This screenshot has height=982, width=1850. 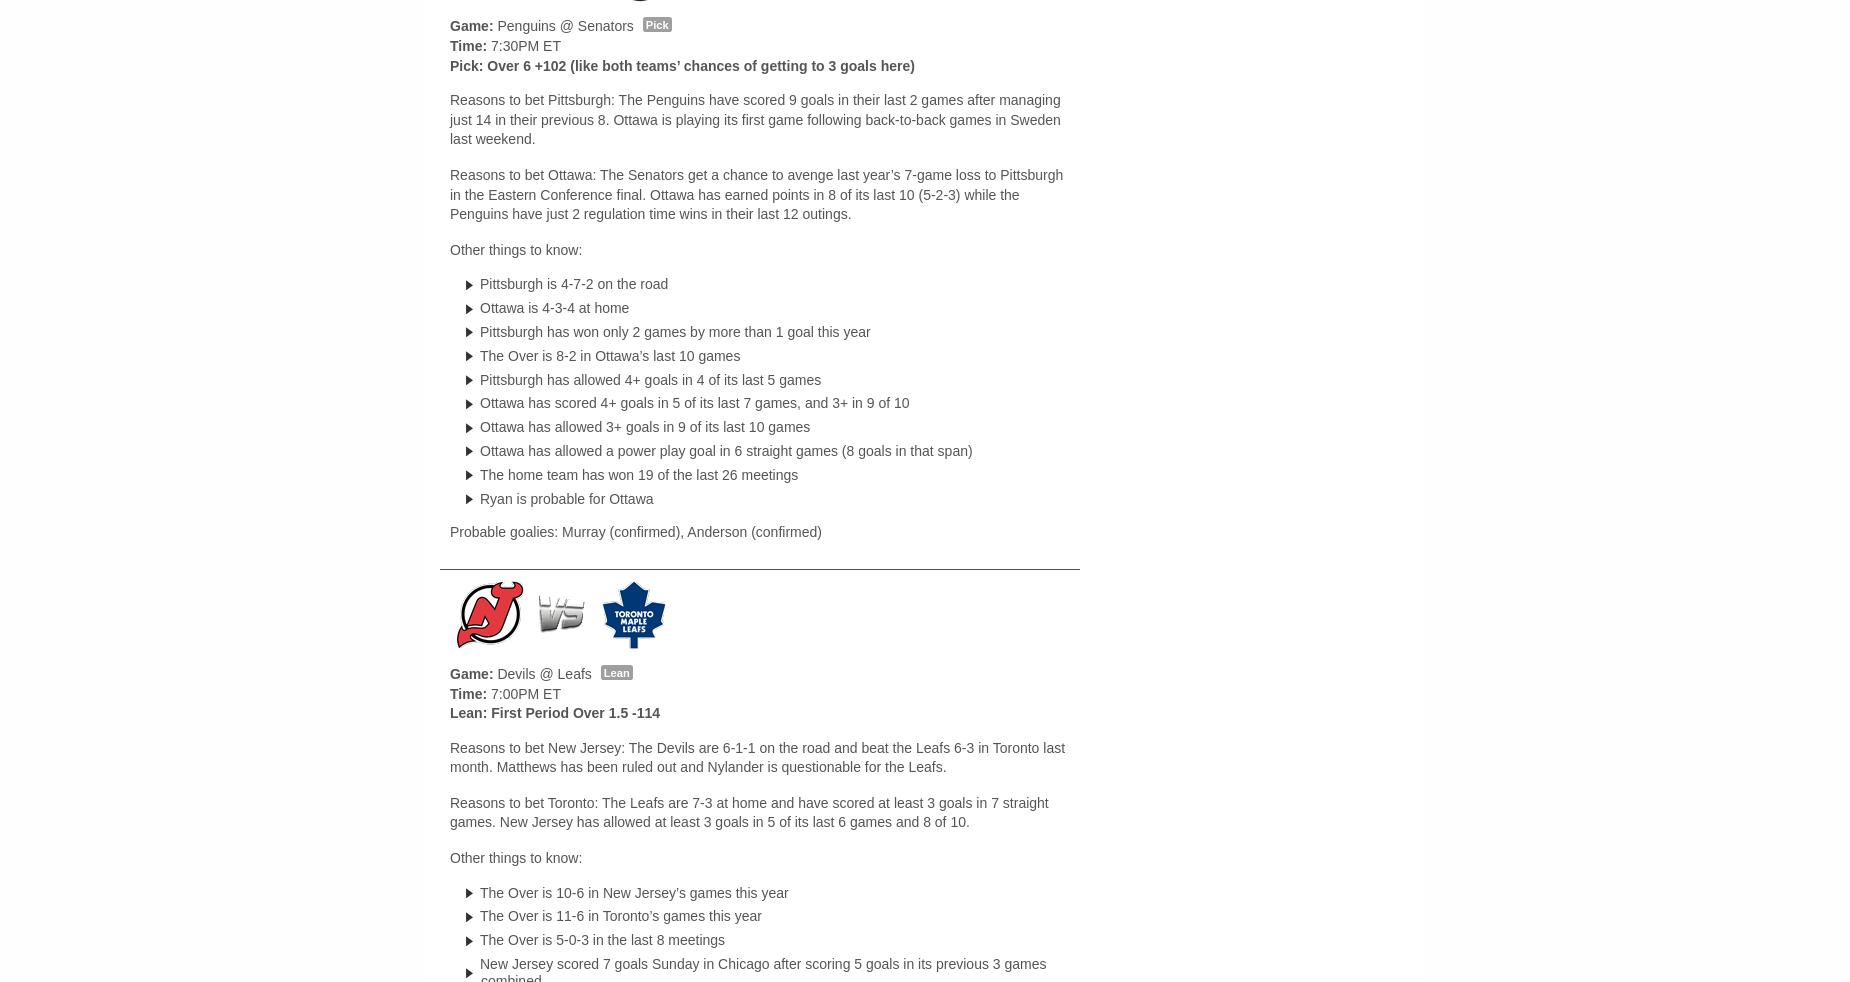 What do you see at coordinates (757, 757) in the screenshot?
I see `'Reasons to bet New Jersey: The Devils are 6-1-1 on the road and beat the Leafs 6-3 in Toronto last month. Matthews has been ruled out and Nylander is questionable for the Leafs.'` at bounding box center [757, 757].